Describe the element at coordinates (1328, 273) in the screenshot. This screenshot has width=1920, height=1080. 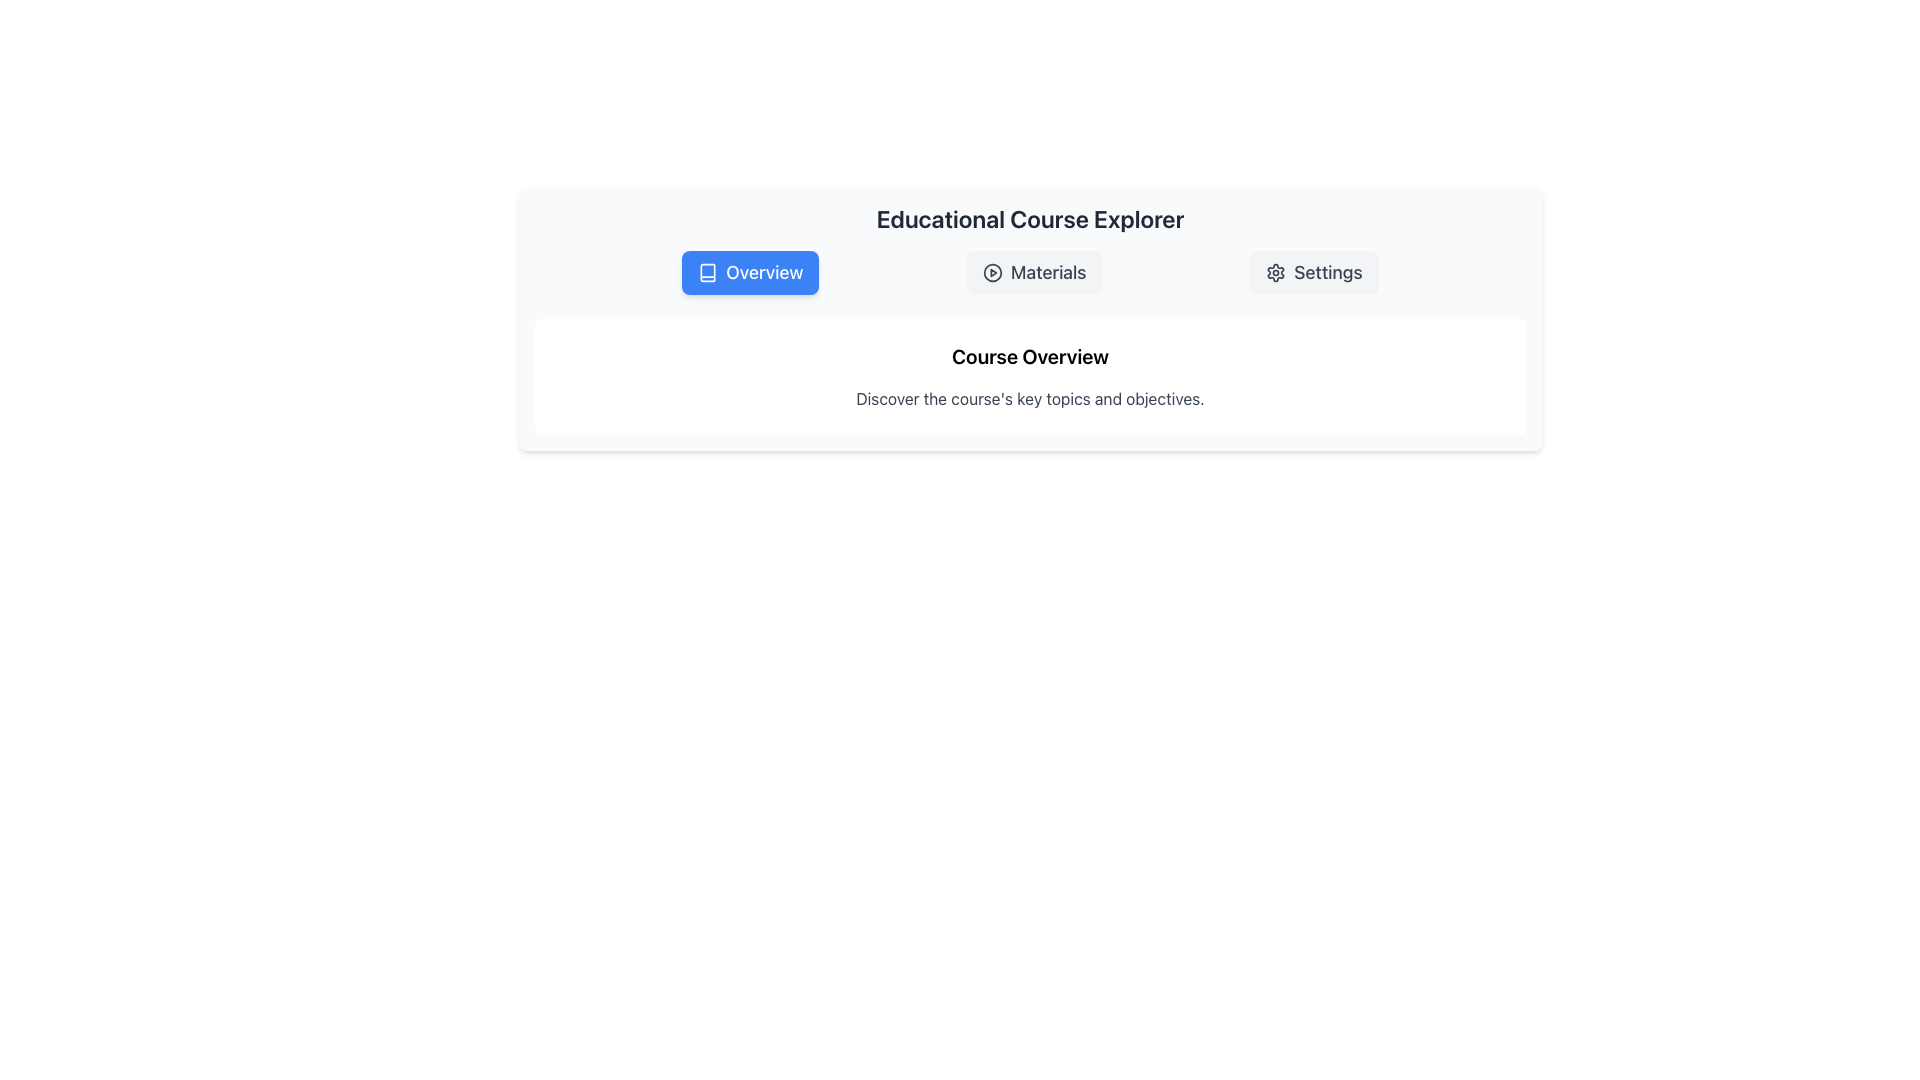
I see `the Static Text Label that indicates navigation functionality for adjusting settings or preferences, located to the right of a gear-shaped icon in the top-right corner of the UI` at that location.